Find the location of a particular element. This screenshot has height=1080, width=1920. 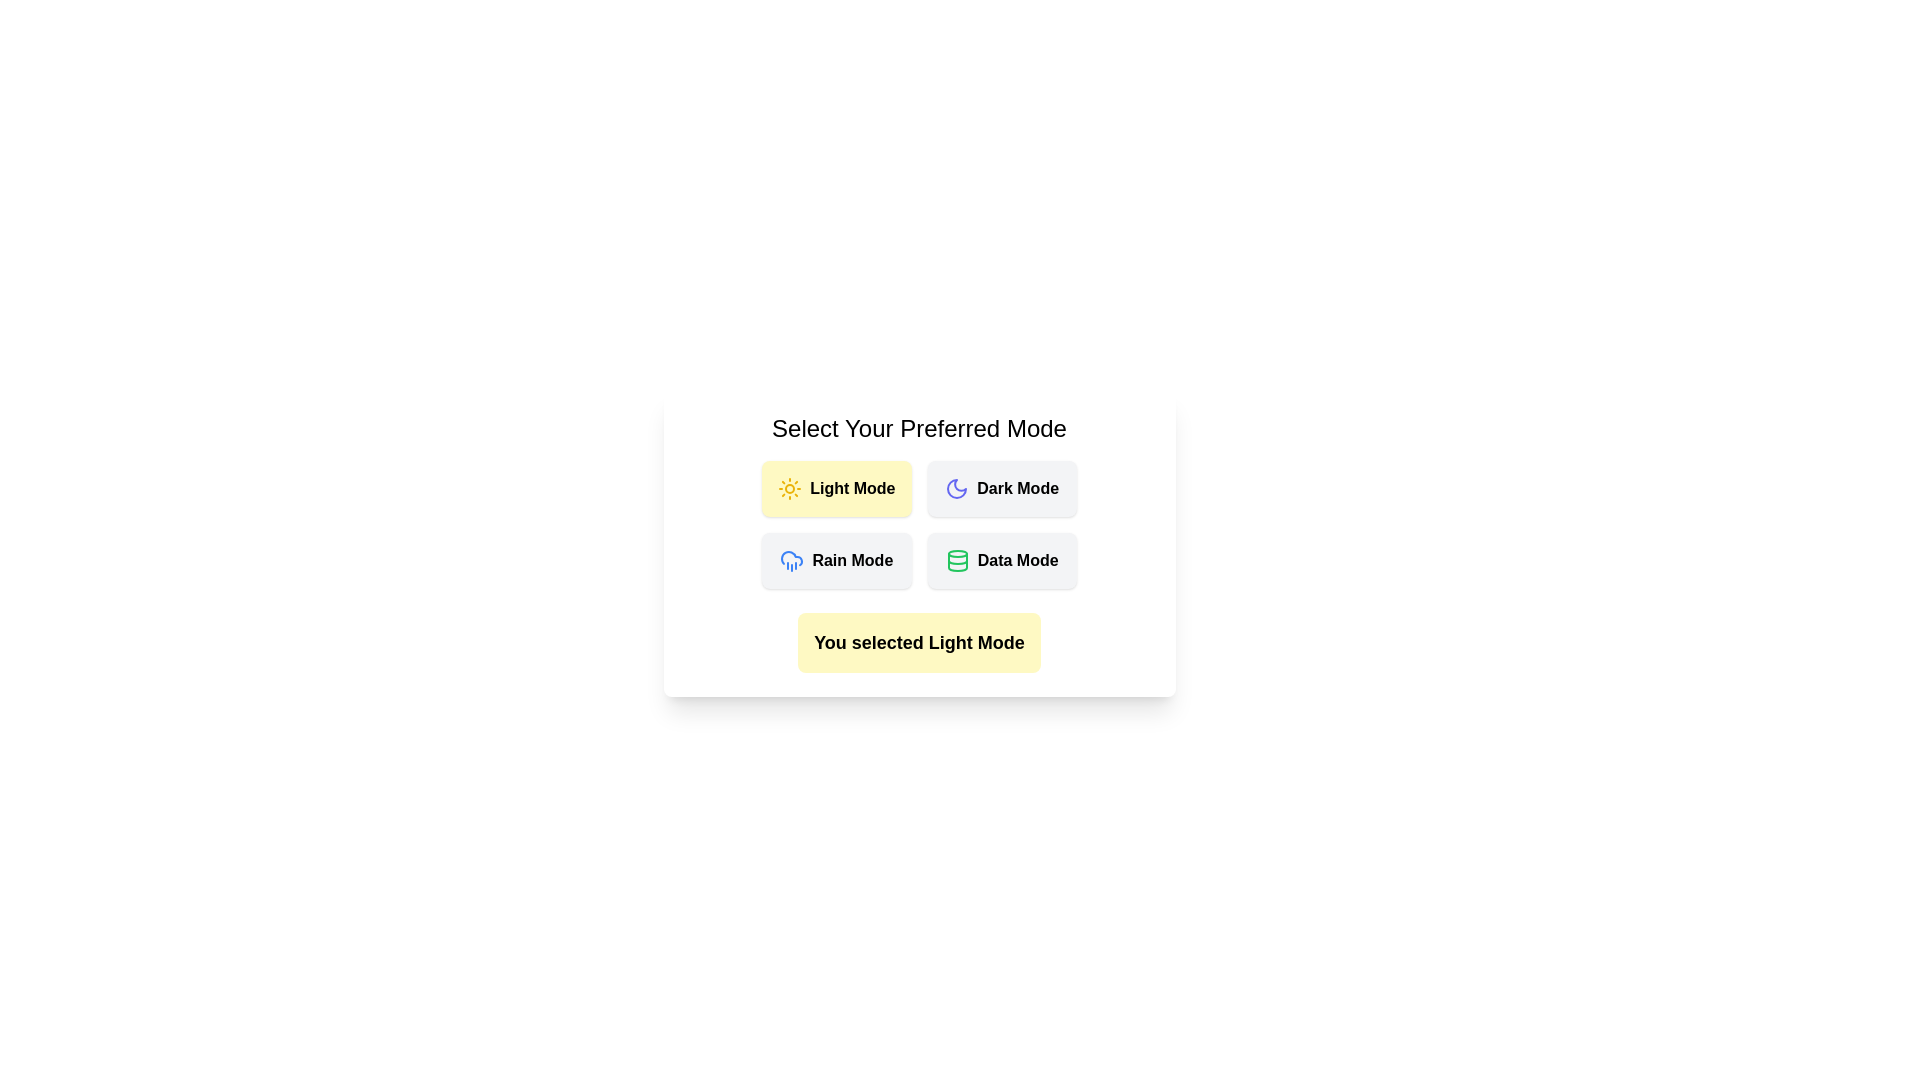

the 'Dark Mode' button located in the top-right cell of the 2x2 grid layout is located at coordinates (1002, 489).